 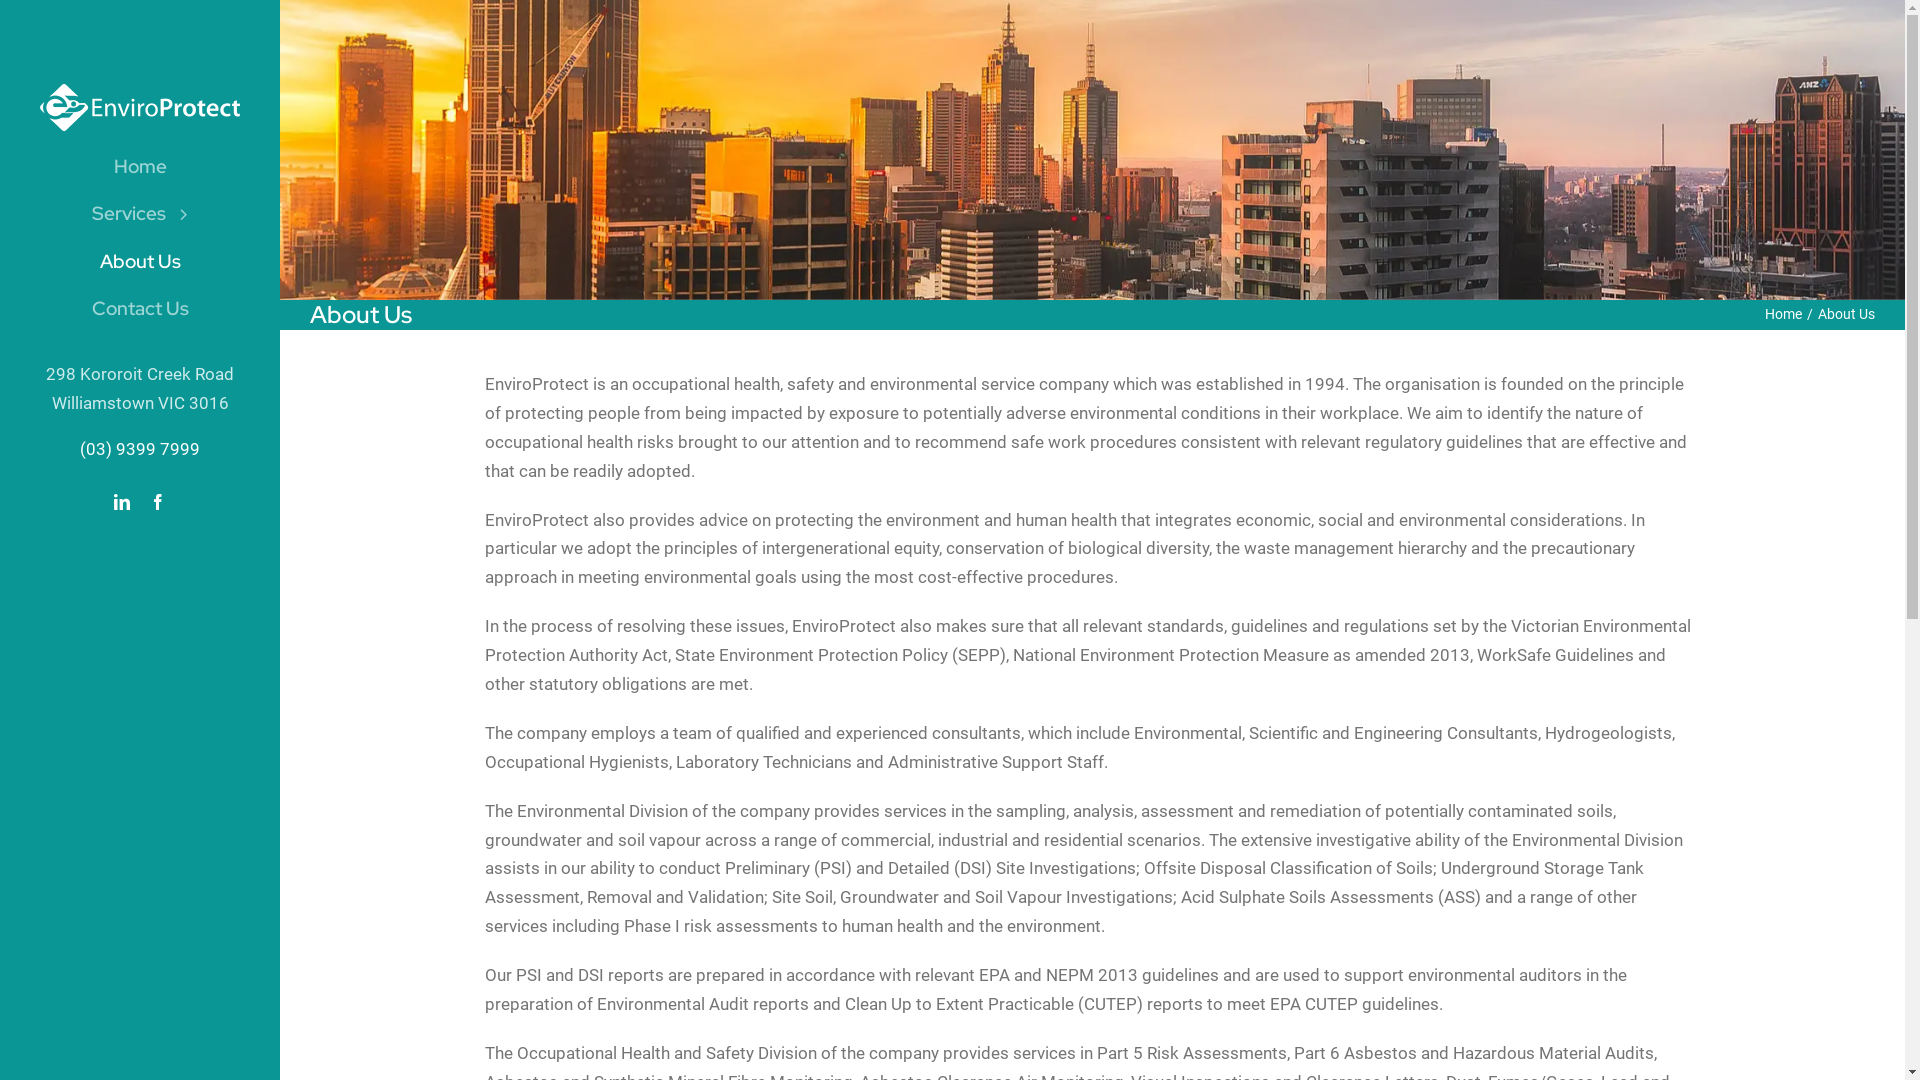 I want to click on 'About Us', so click(x=138, y=261).